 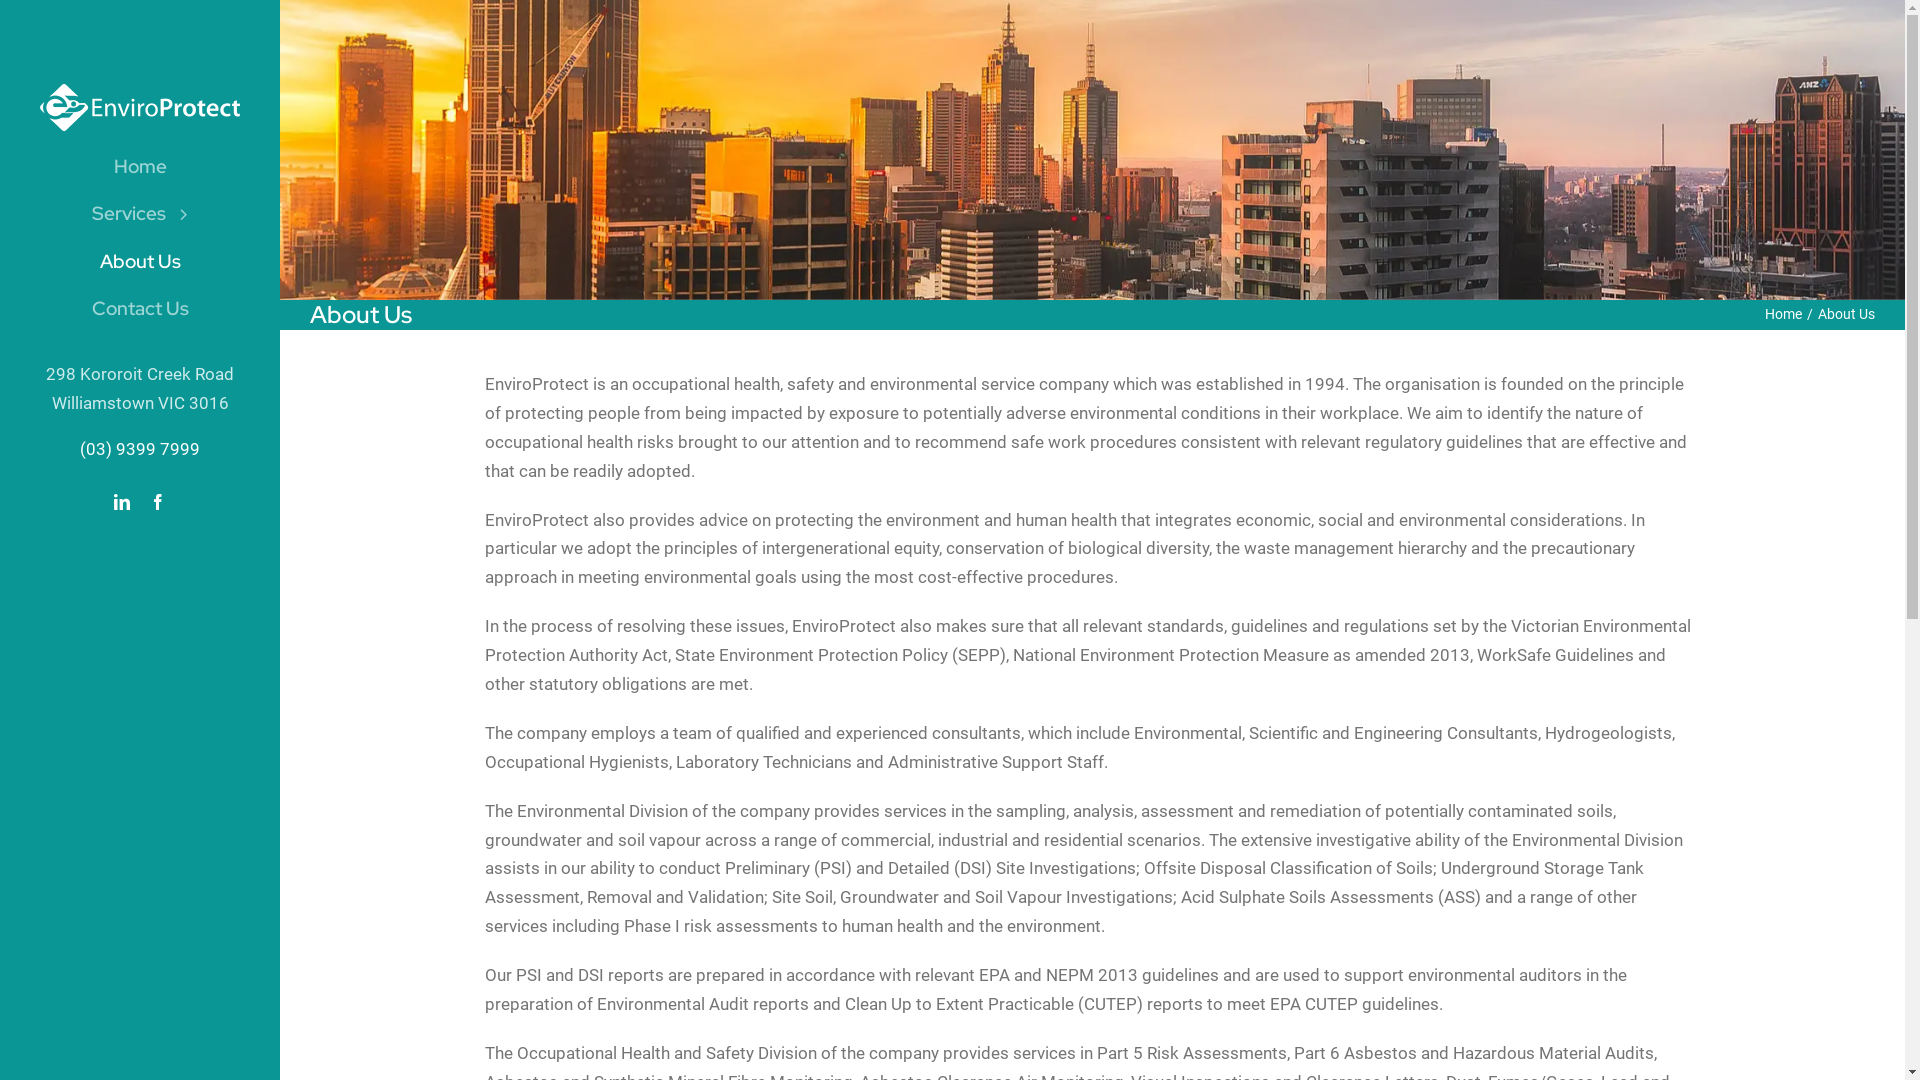 I want to click on 'About Us', so click(x=138, y=261).